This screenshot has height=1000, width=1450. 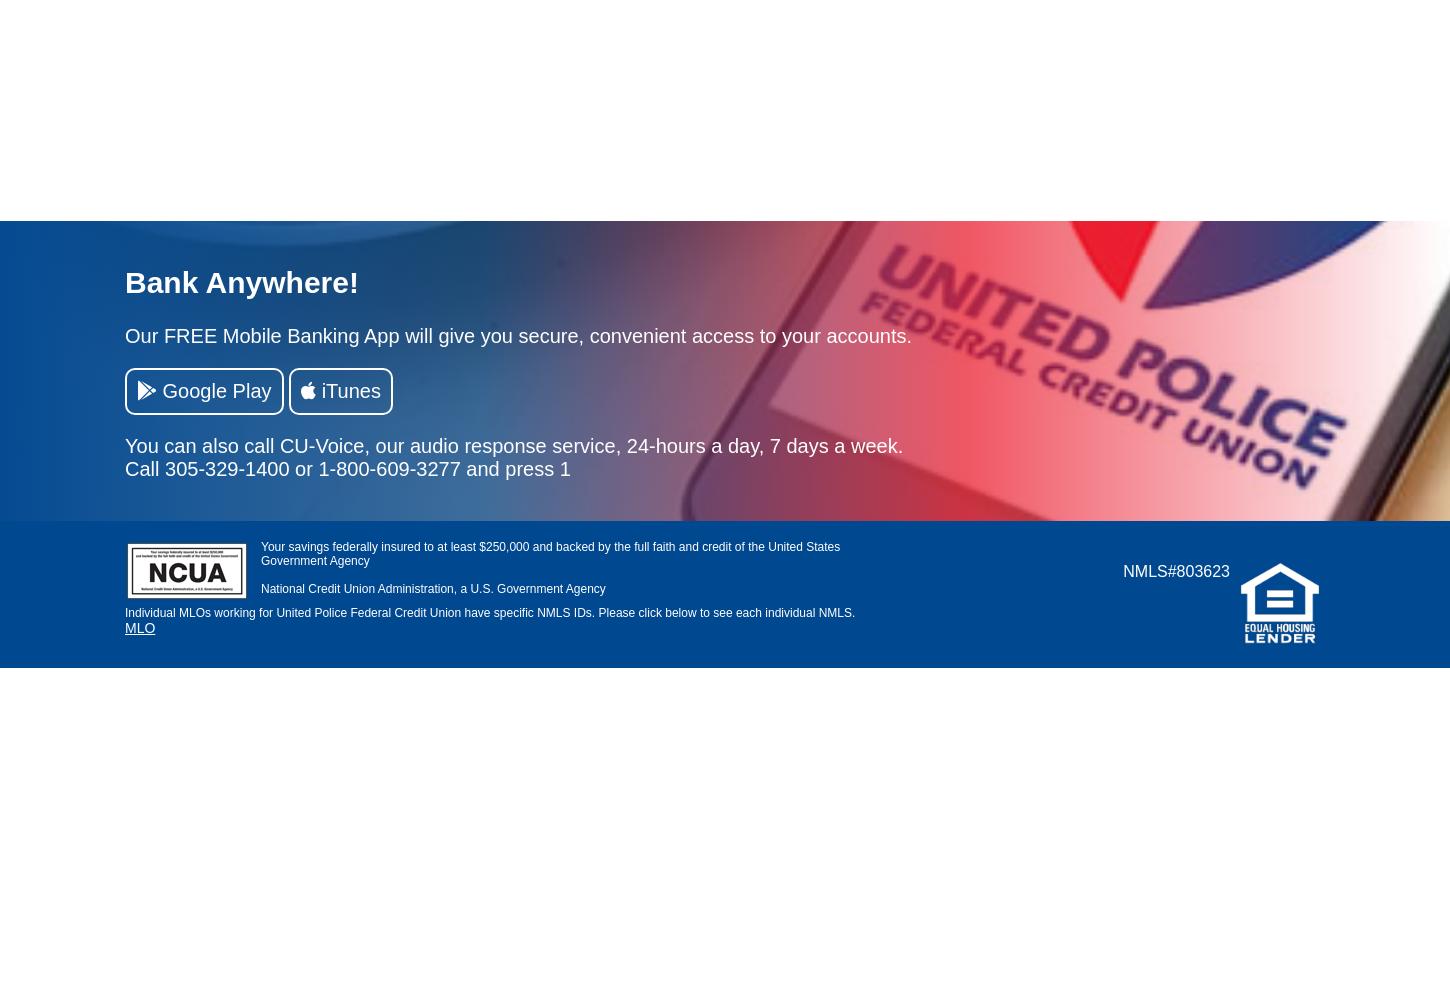 I want to click on 'Individual MLOs working for United Police Federal Credit Union have specific NMLS IDs. Please click below to see each individual NMLS.', so click(x=123, y=612).